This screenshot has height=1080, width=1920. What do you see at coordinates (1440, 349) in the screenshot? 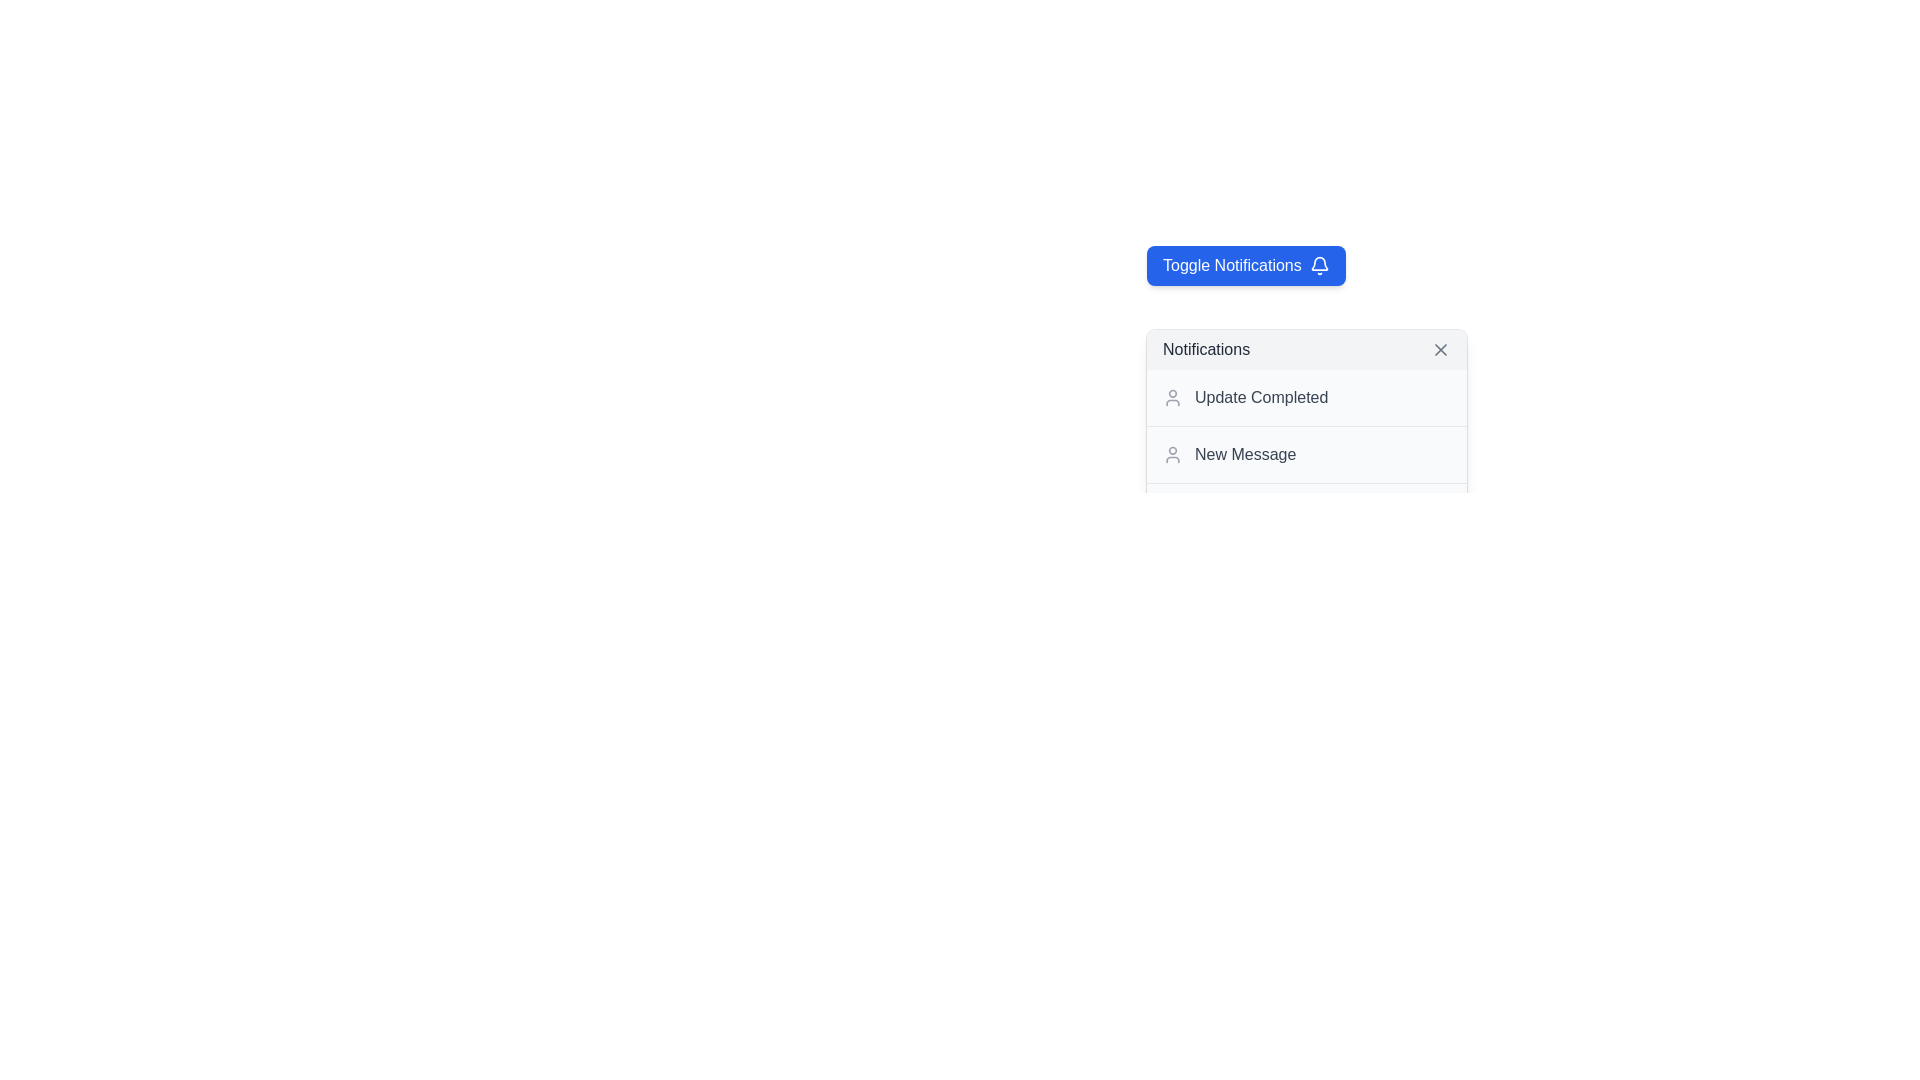
I see `the close icon represented by a small cross in the top-right corner of the notification dropdown` at bounding box center [1440, 349].